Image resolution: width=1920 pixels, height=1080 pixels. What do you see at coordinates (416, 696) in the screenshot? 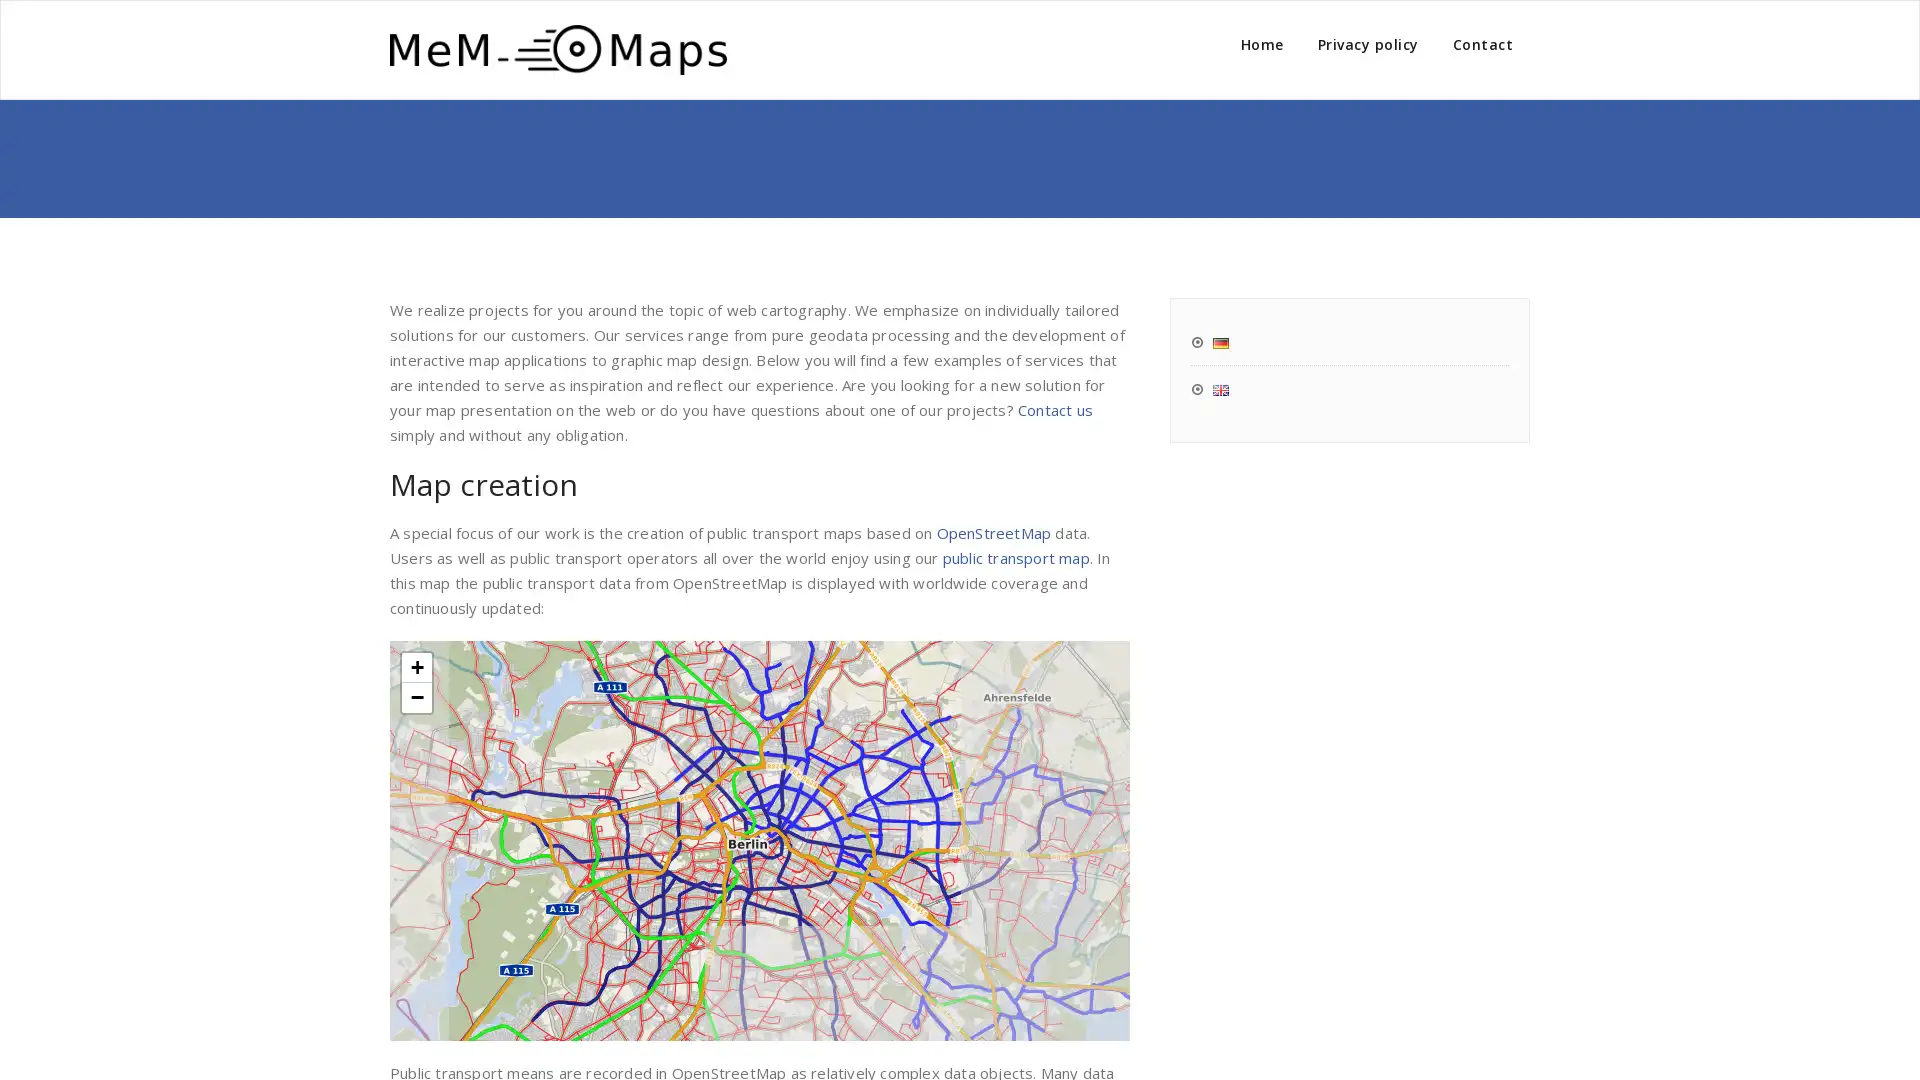
I see `Zoom out` at bounding box center [416, 696].